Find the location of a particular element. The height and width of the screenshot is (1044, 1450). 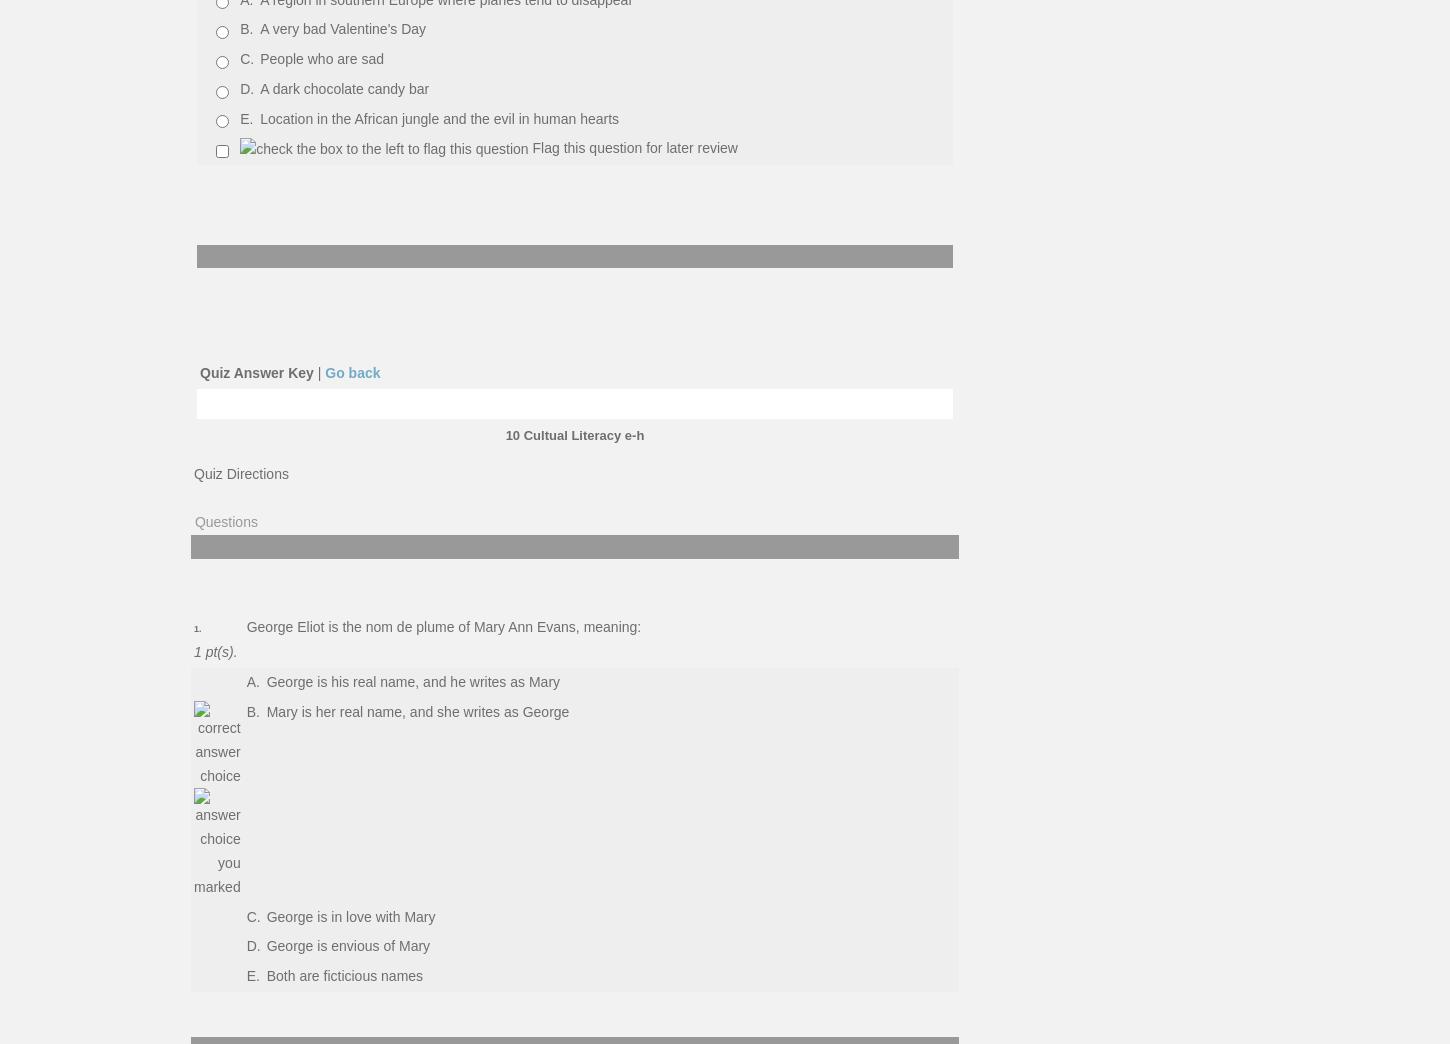

'George Eliot is the nom de plume of Mary Ann Evans, meaning:' is located at coordinates (442, 625).